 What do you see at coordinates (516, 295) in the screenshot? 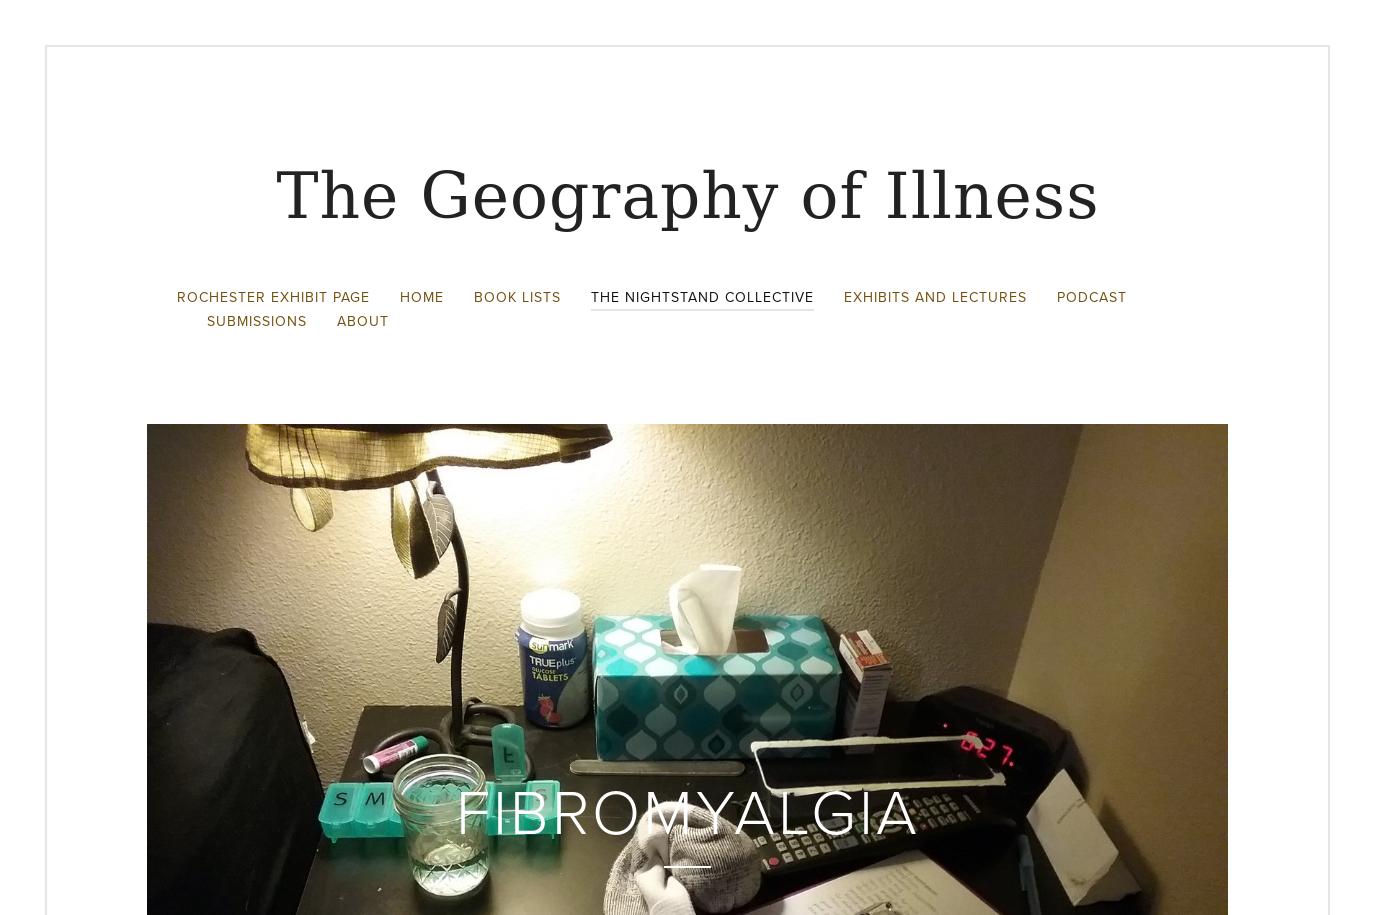
I see `'Book Lists'` at bounding box center [516, 295].